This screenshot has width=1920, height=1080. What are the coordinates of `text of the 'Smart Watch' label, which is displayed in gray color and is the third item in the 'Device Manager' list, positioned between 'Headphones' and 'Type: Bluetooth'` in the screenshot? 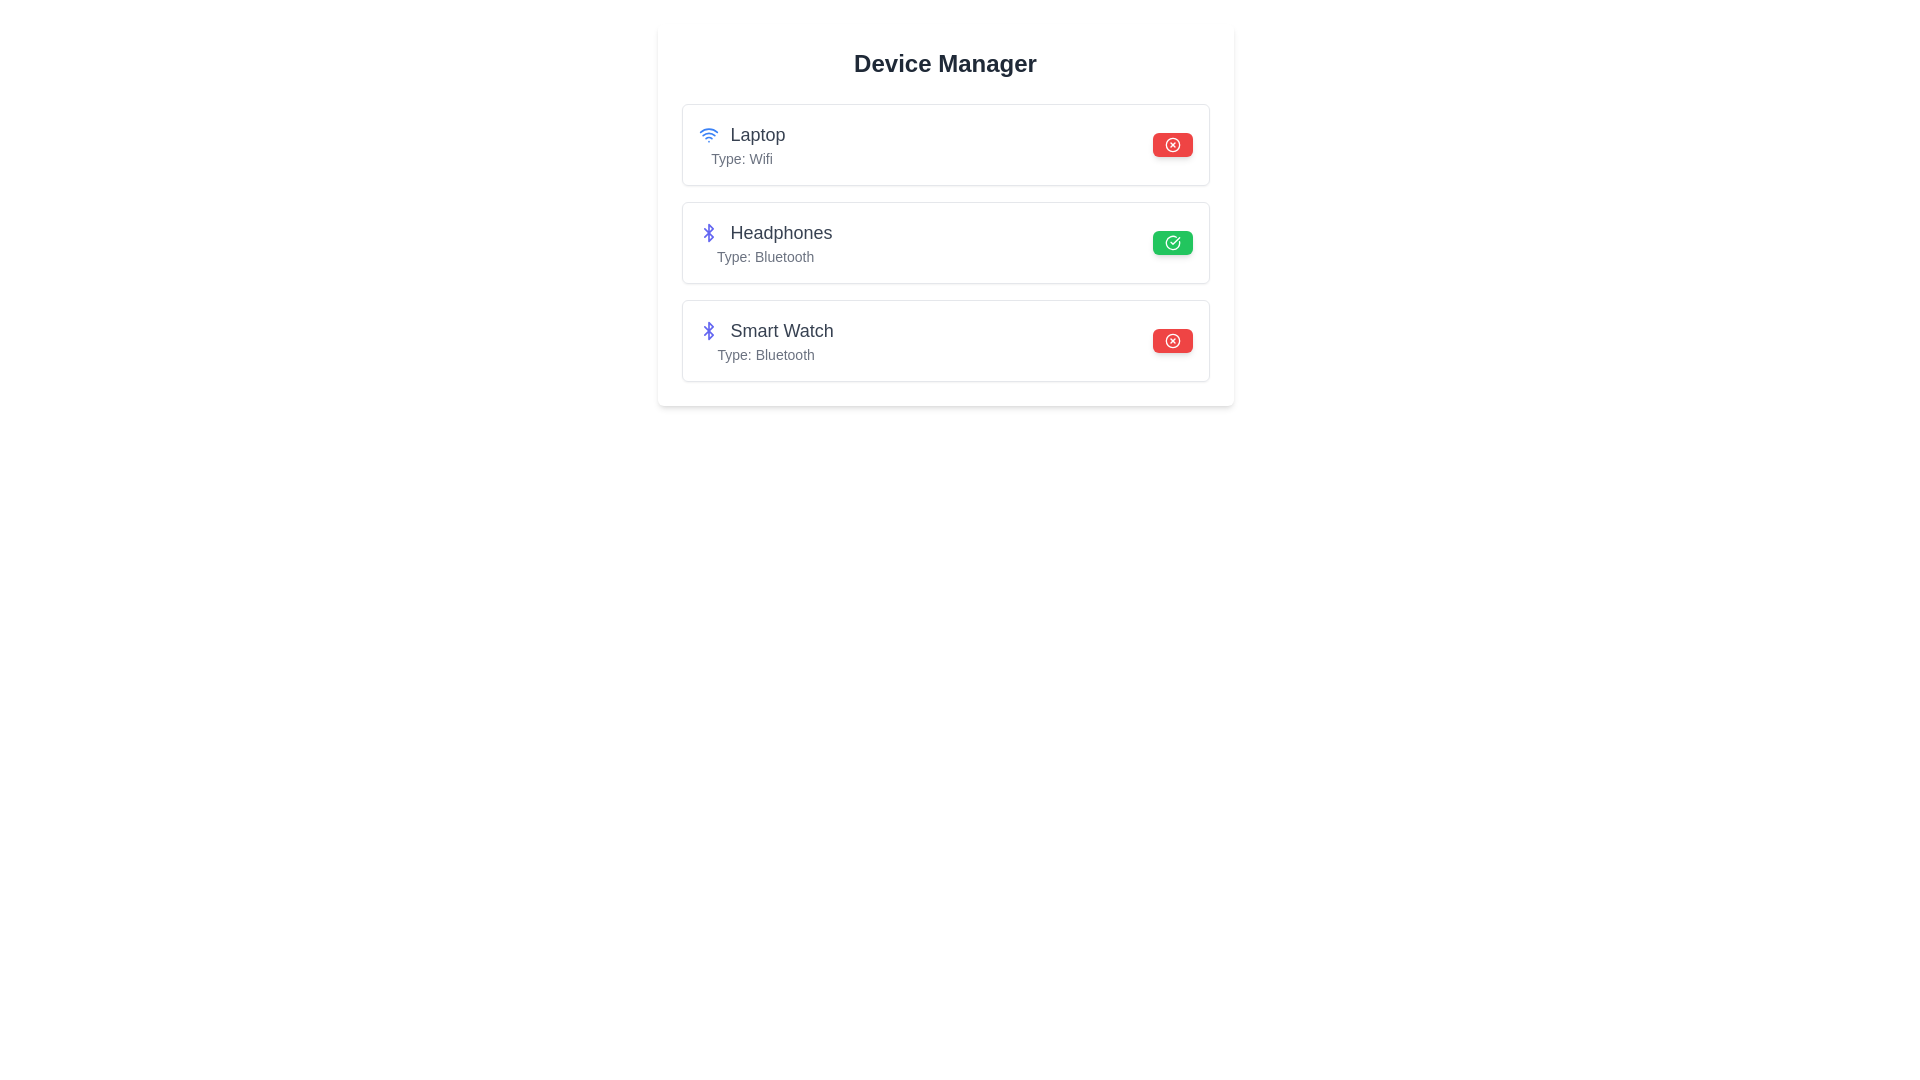 It's located at (765, 330).